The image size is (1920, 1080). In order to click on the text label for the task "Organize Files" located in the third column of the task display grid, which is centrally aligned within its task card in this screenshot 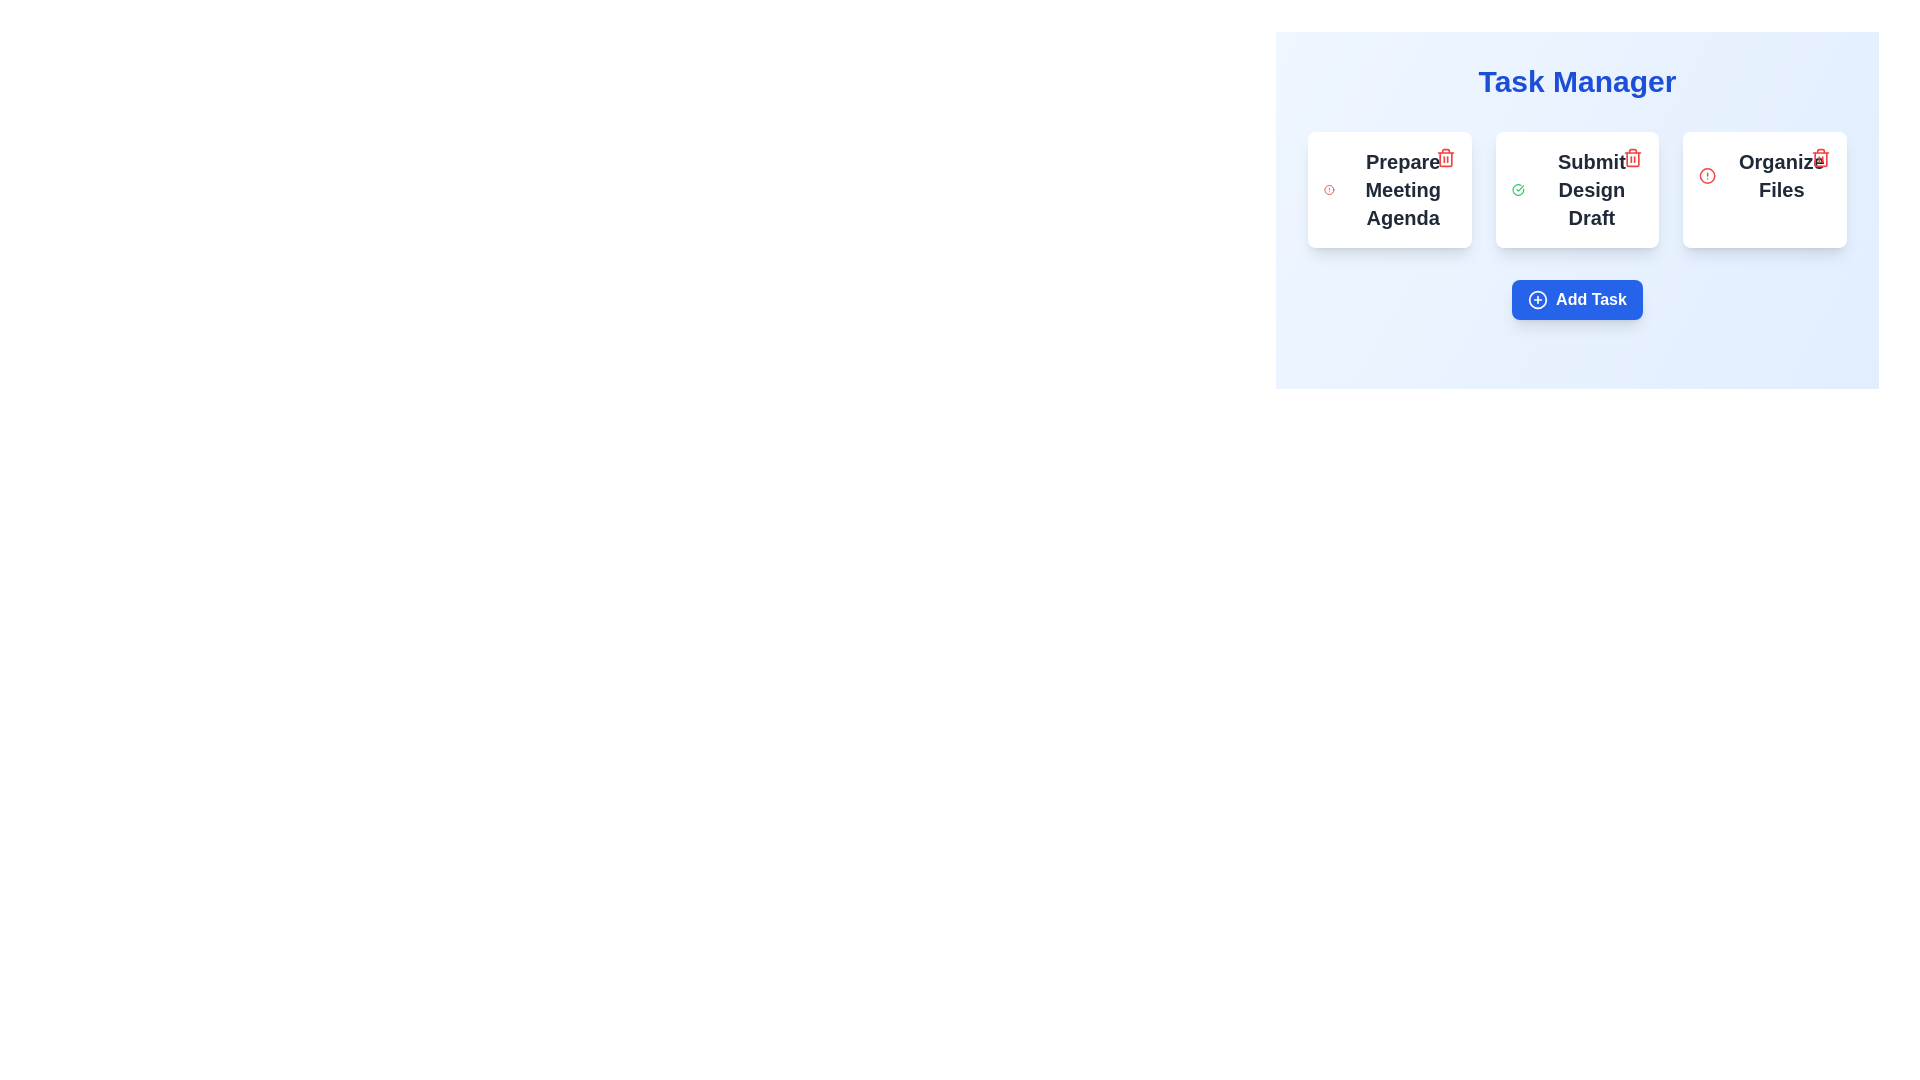, I will do `click(1781, 175)`.